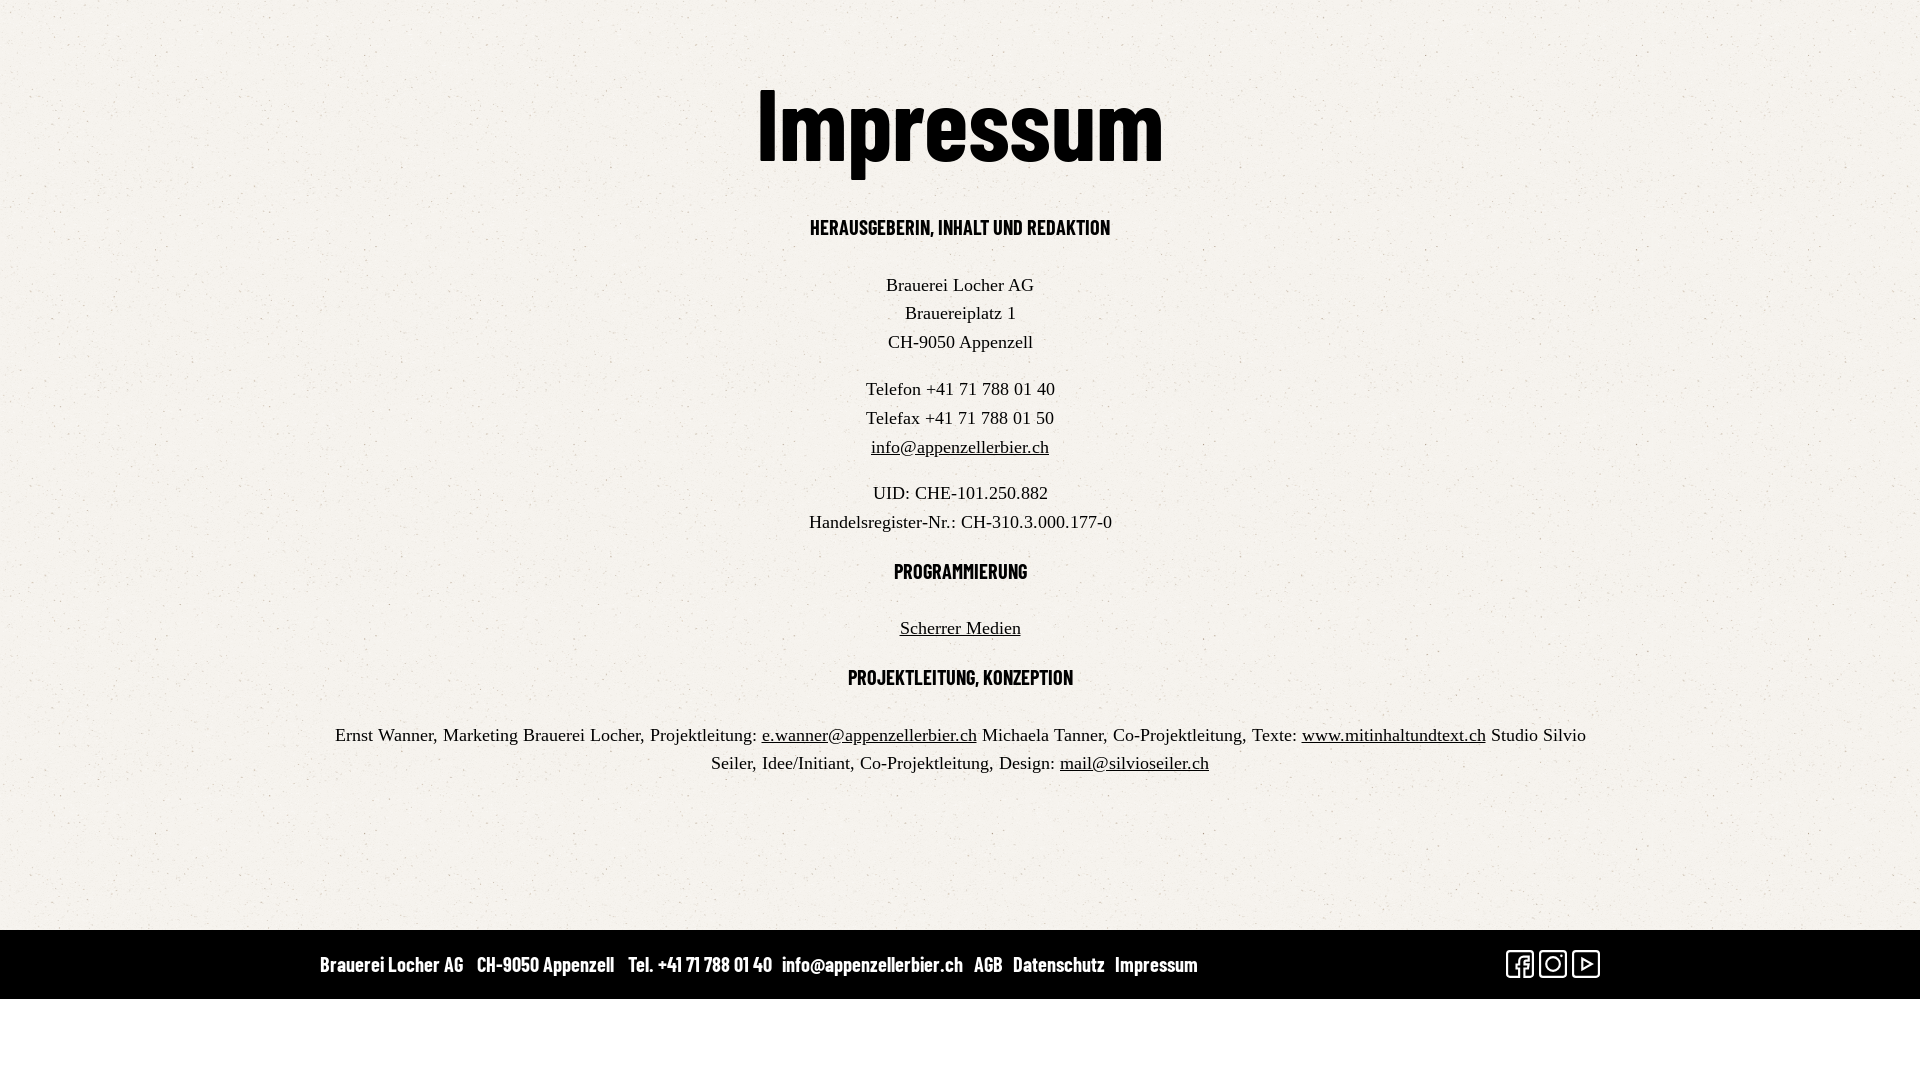 This screenshot has height=1080, width=1920. What do you see at coordinates (960, 627) in the screenshot?
I see `'Scherrer Medien'` at bounding box center [960, 627].